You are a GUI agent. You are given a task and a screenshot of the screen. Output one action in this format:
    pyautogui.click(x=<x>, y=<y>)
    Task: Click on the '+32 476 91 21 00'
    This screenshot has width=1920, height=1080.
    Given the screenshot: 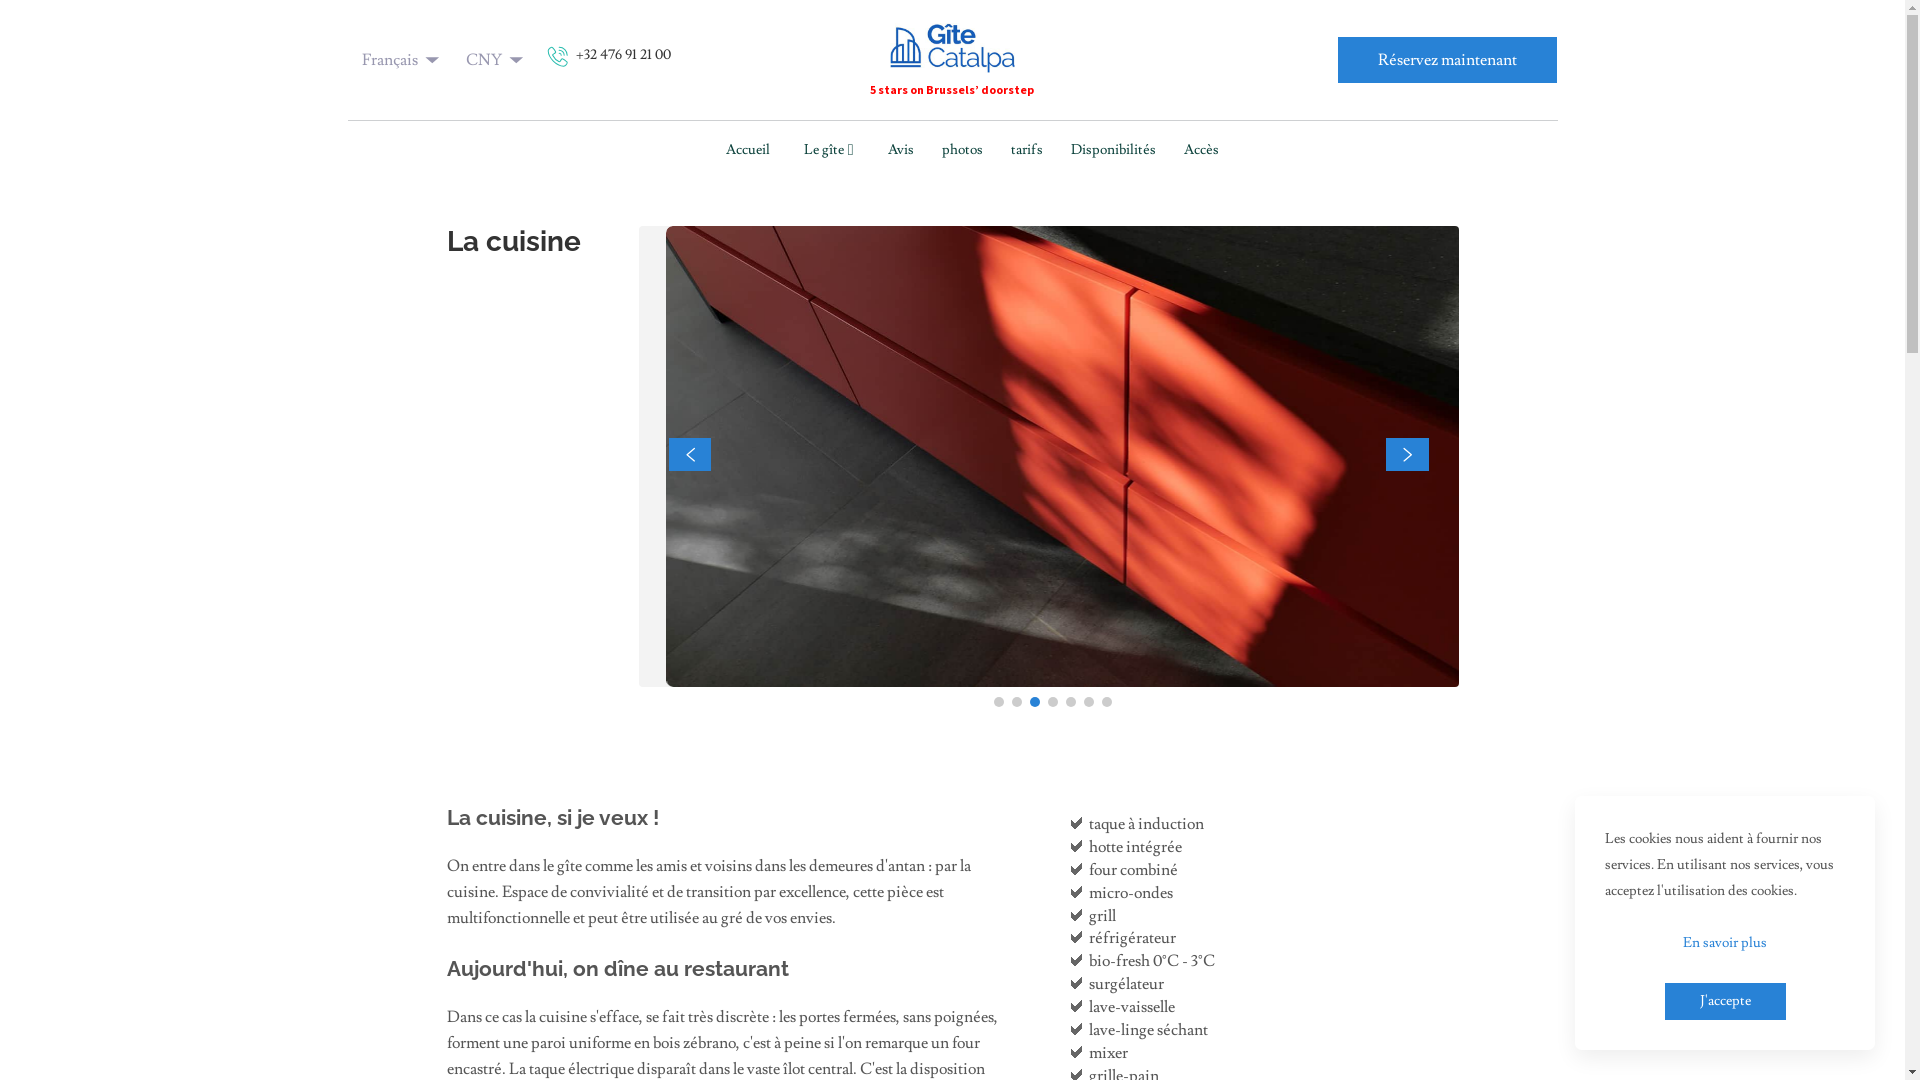 What is the action you would take?
    pyautogui.click(x=608, y=59)
    